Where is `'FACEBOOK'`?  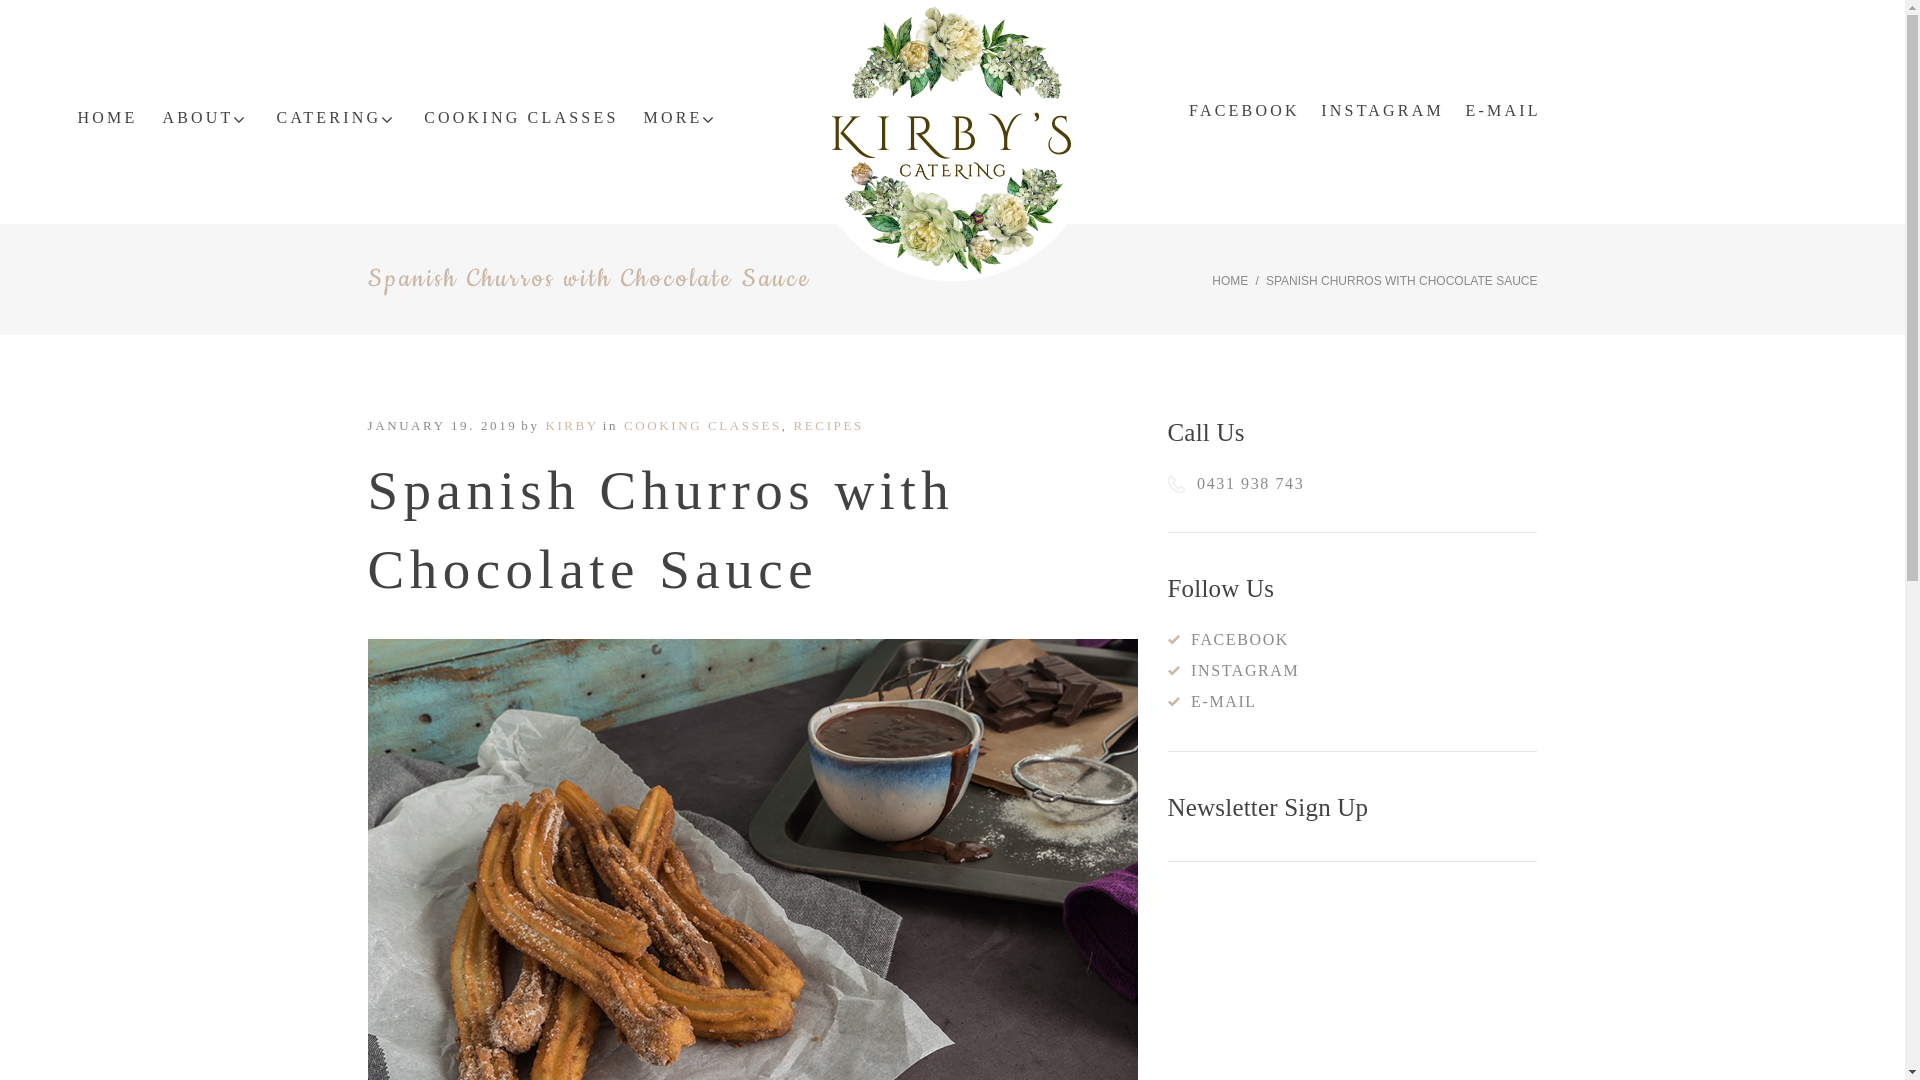
'FACEBOOK' is located at coordinates (1243, 111).